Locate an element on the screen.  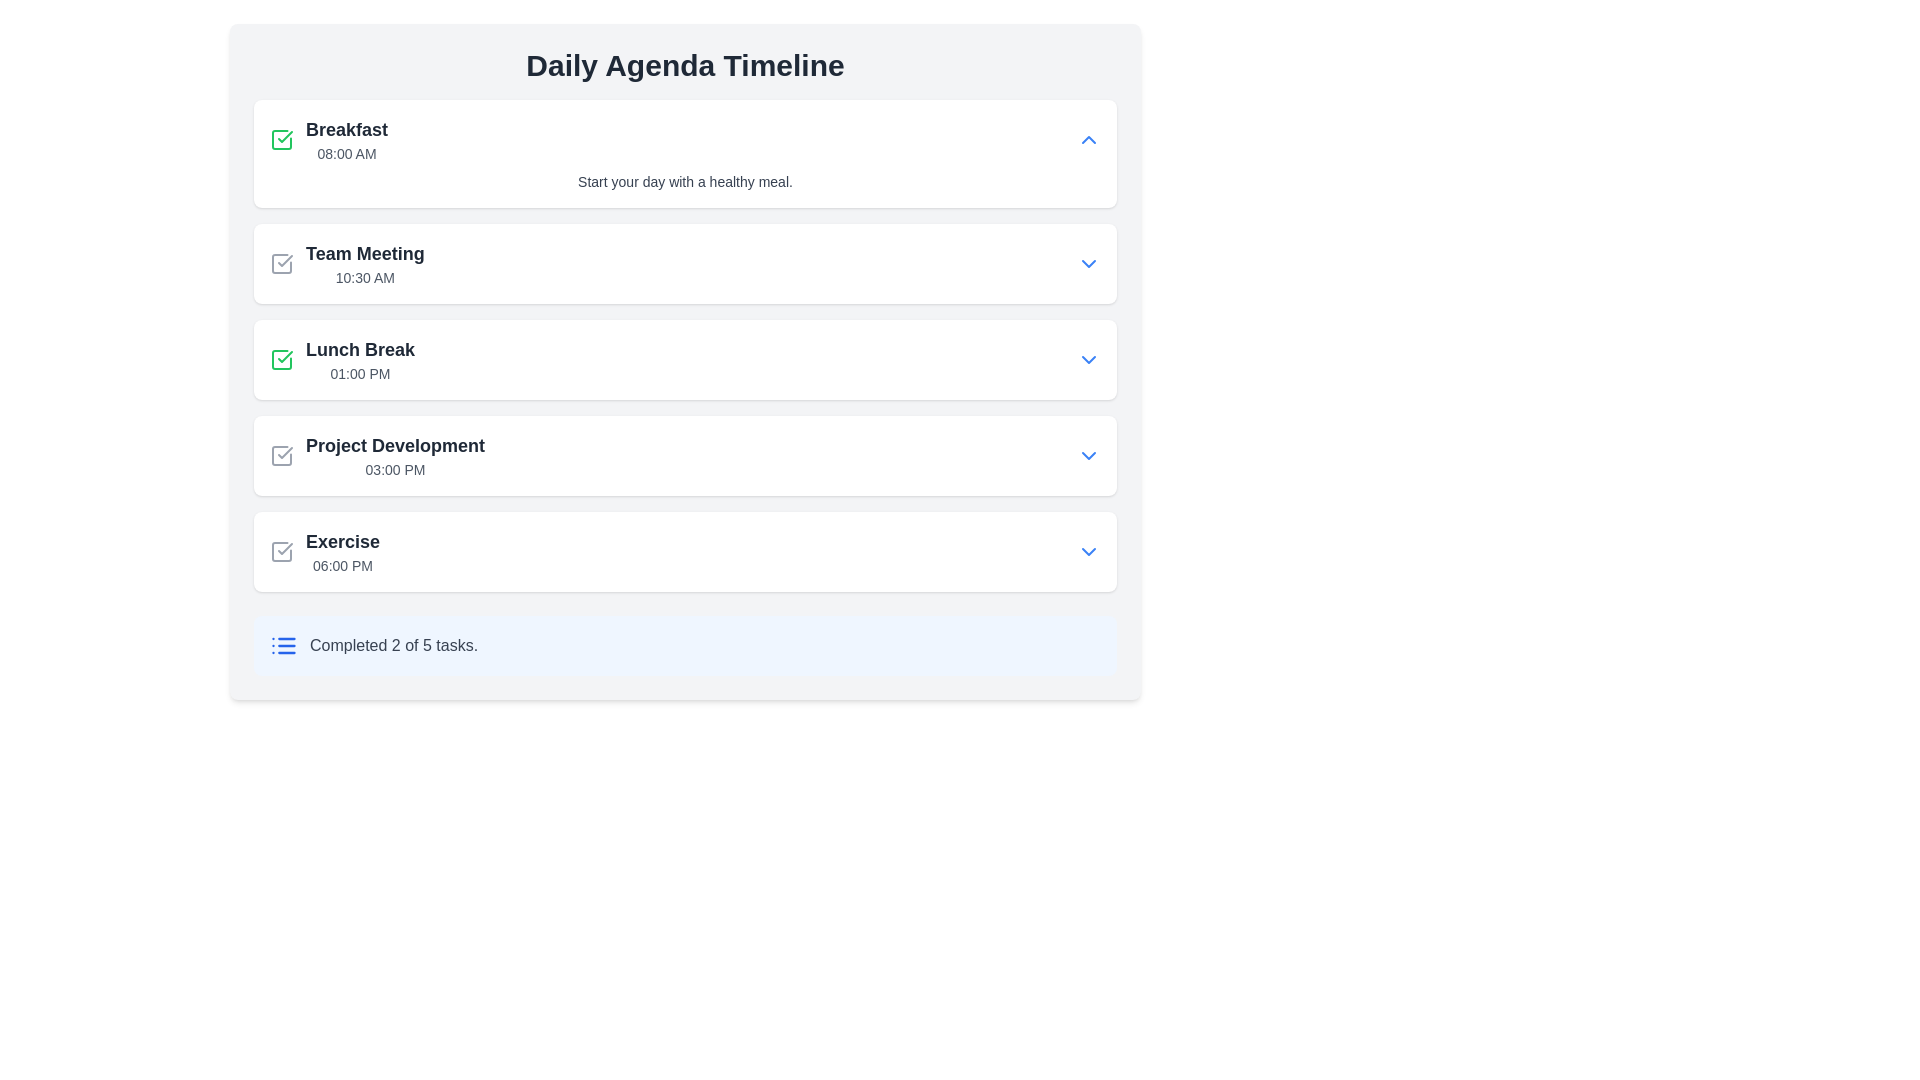
the Interactive icon (Chevron Down) located at the far right of the 'Project Development 03:00 PM' row to provide visual feedback is located at coordinates (1088, 455).